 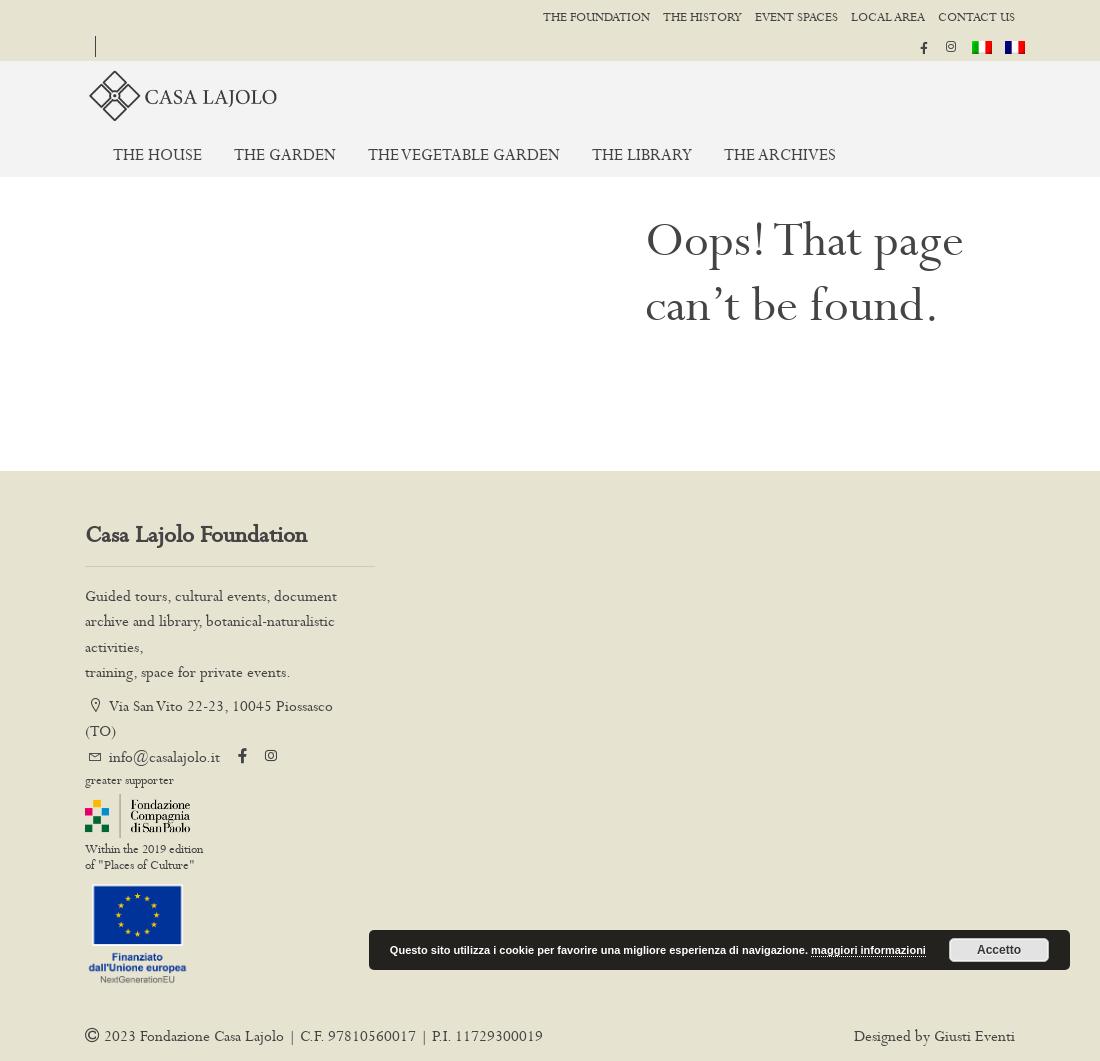 What do you see at coordinates (542, 16) in the screenshot?
I see `'The foundation'` at bounding box center [542, 16].